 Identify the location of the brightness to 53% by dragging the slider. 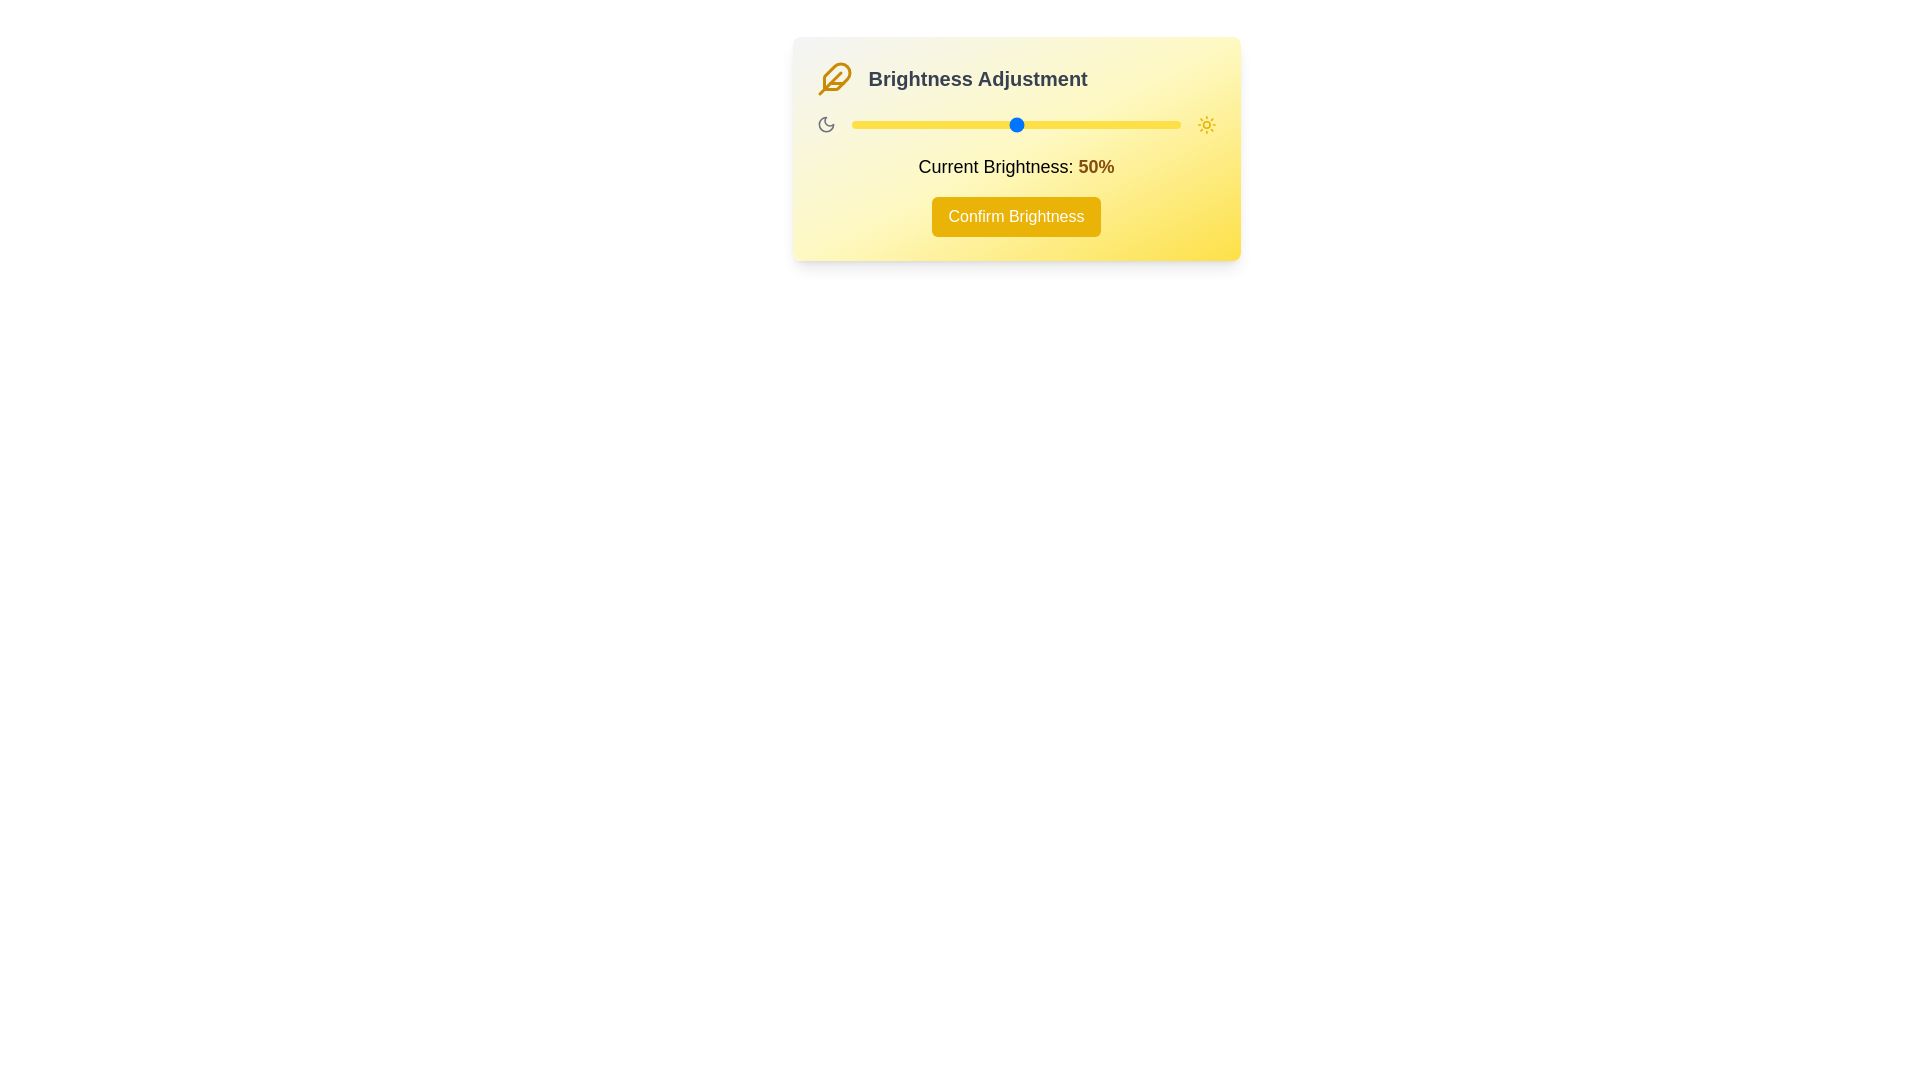
(1025, 124).